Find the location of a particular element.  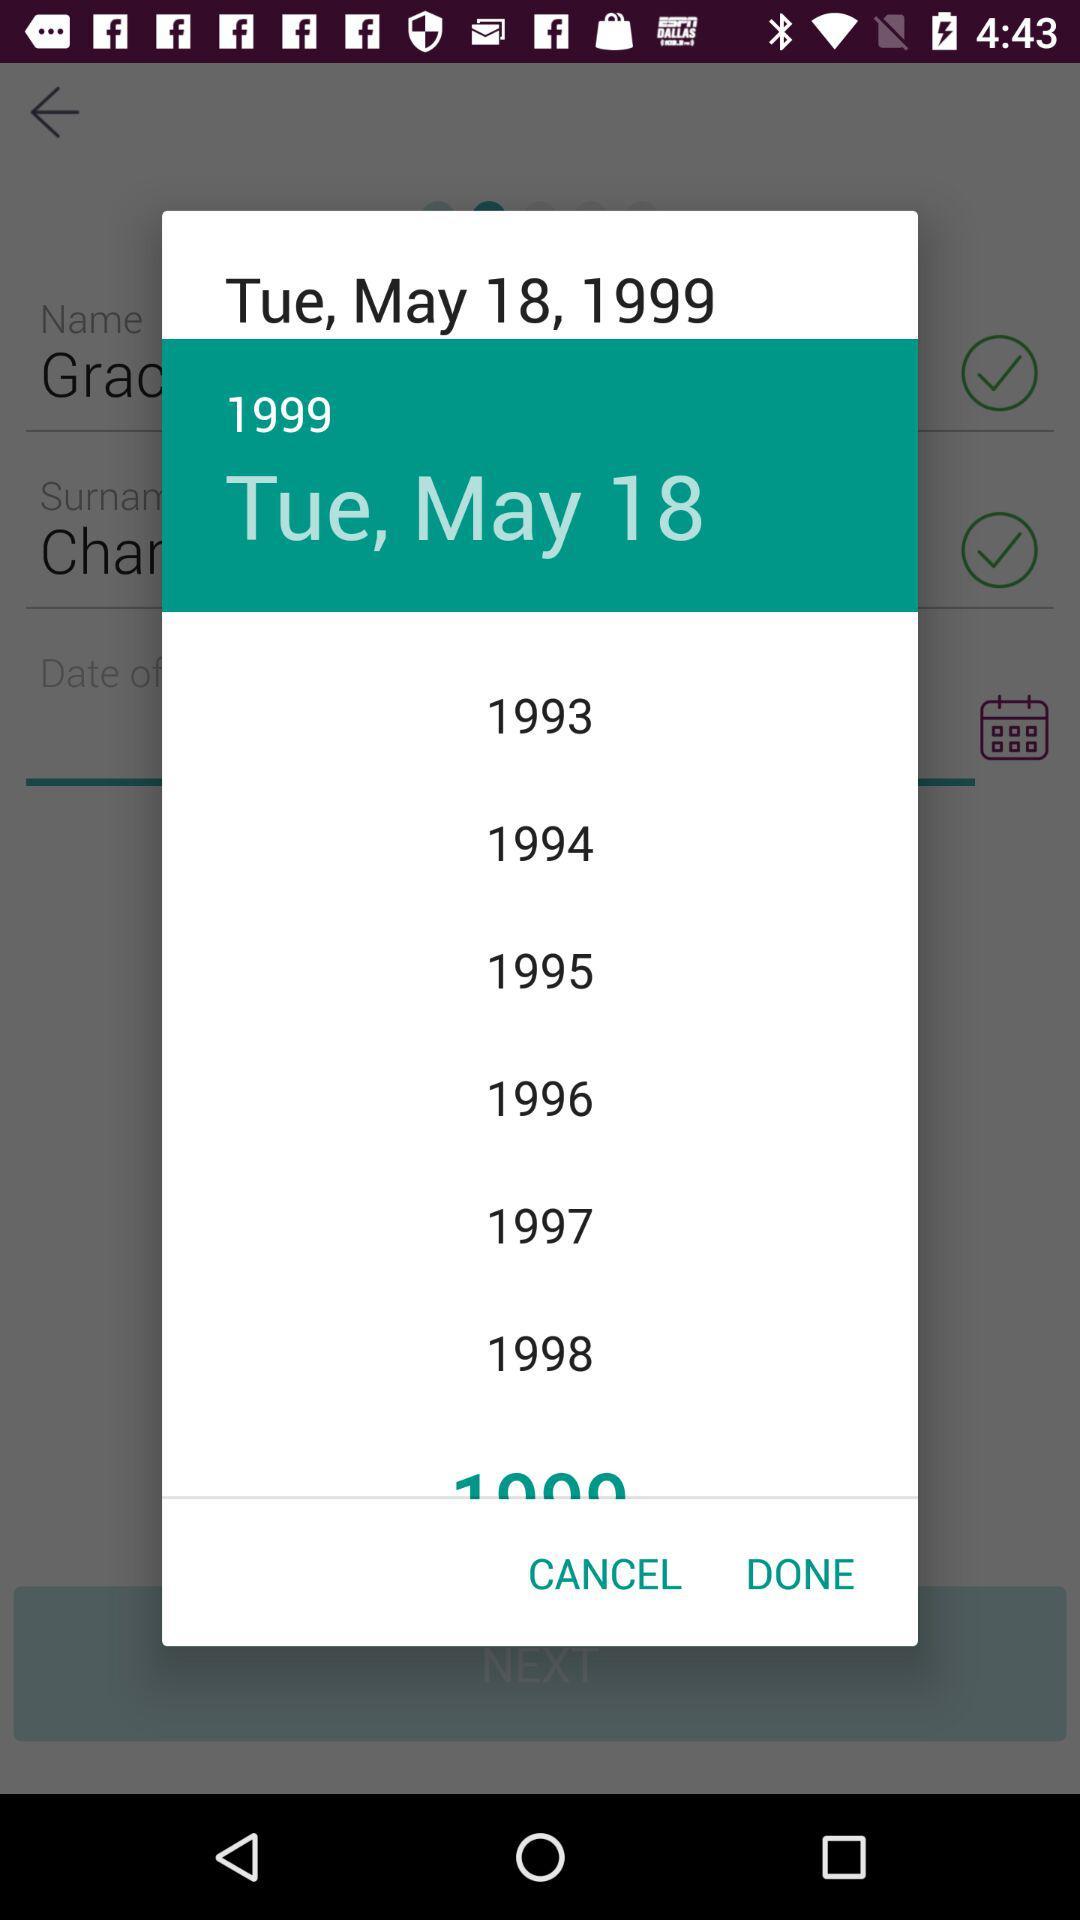

the done is located at coordinates (799, 1571).